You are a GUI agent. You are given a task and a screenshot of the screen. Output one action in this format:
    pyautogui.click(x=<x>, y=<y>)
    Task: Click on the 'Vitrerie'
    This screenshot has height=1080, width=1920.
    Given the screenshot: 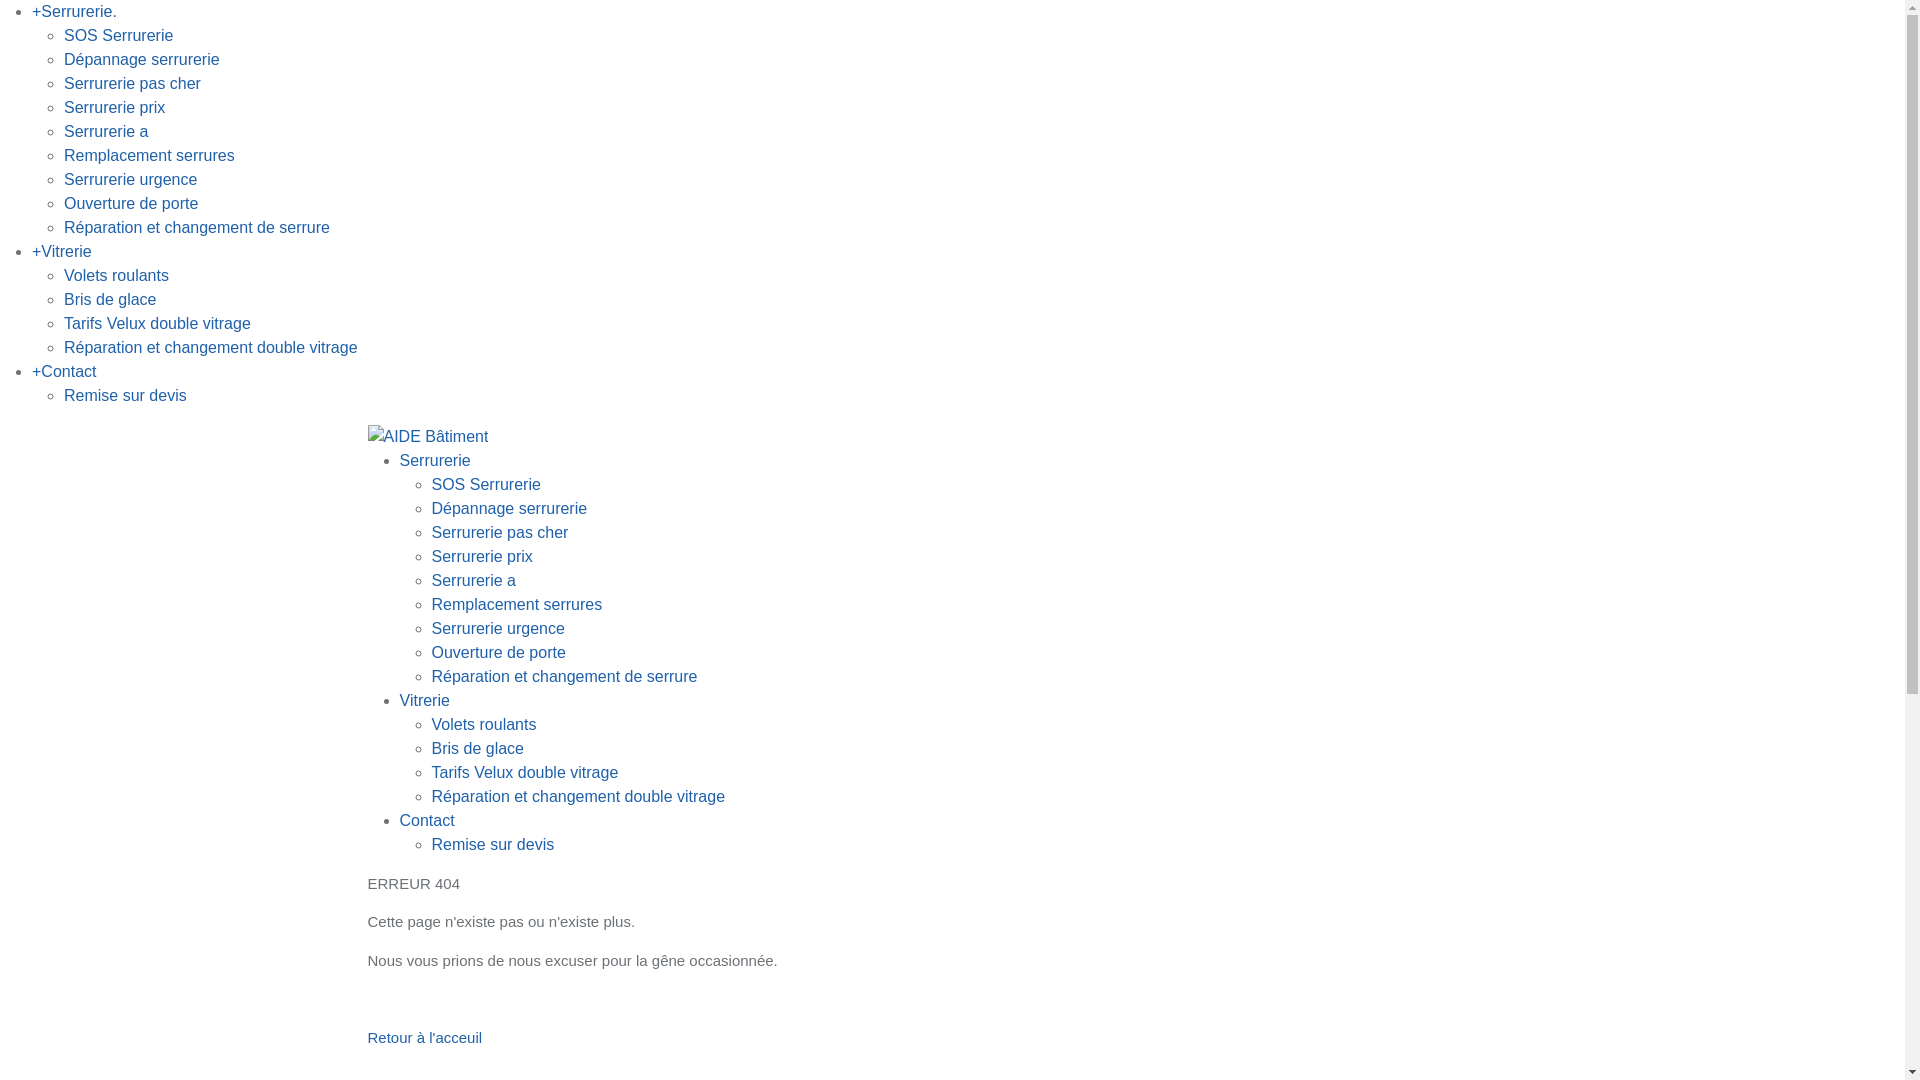 What is the action you would take?
    pyautogui.click(x=424, y=699)
    